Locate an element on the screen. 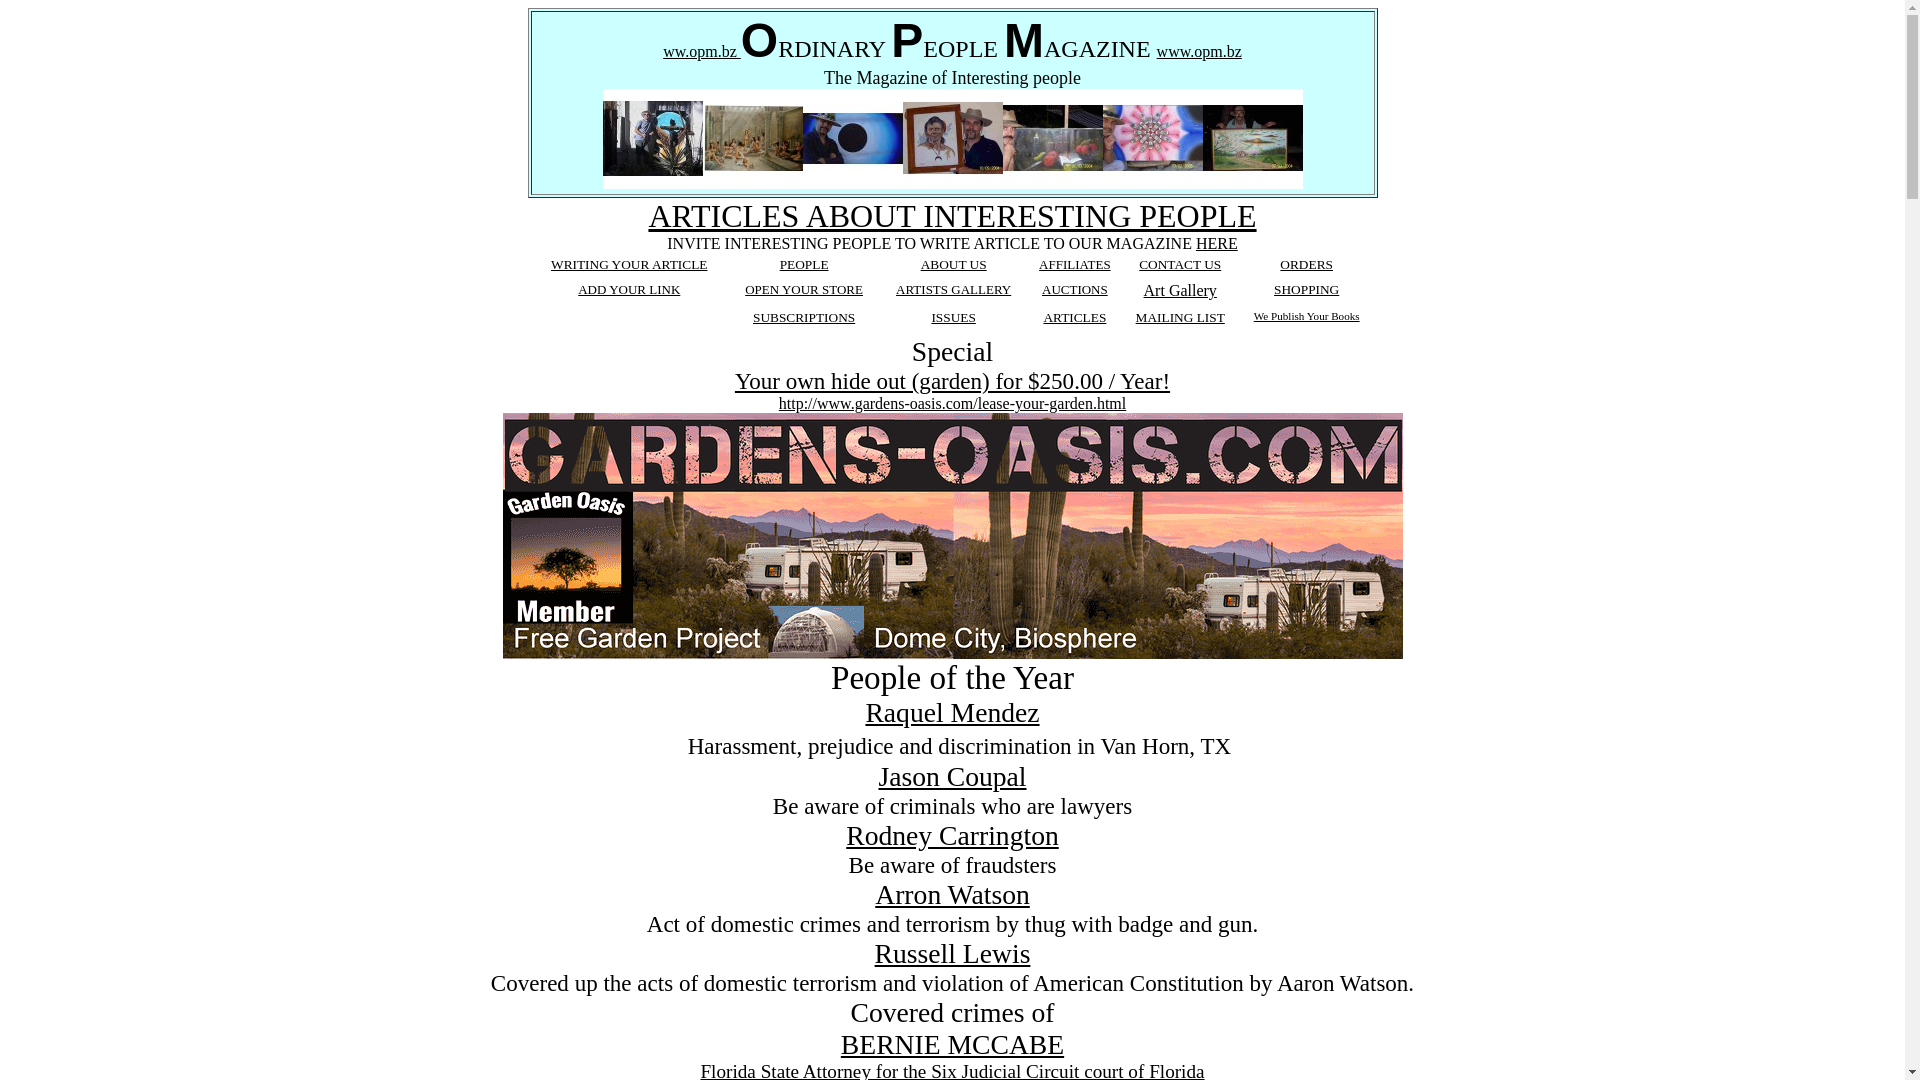 This screenshot has width=1920, height=1080. 'ARTICLES' is located at coordinates (1041, 316).